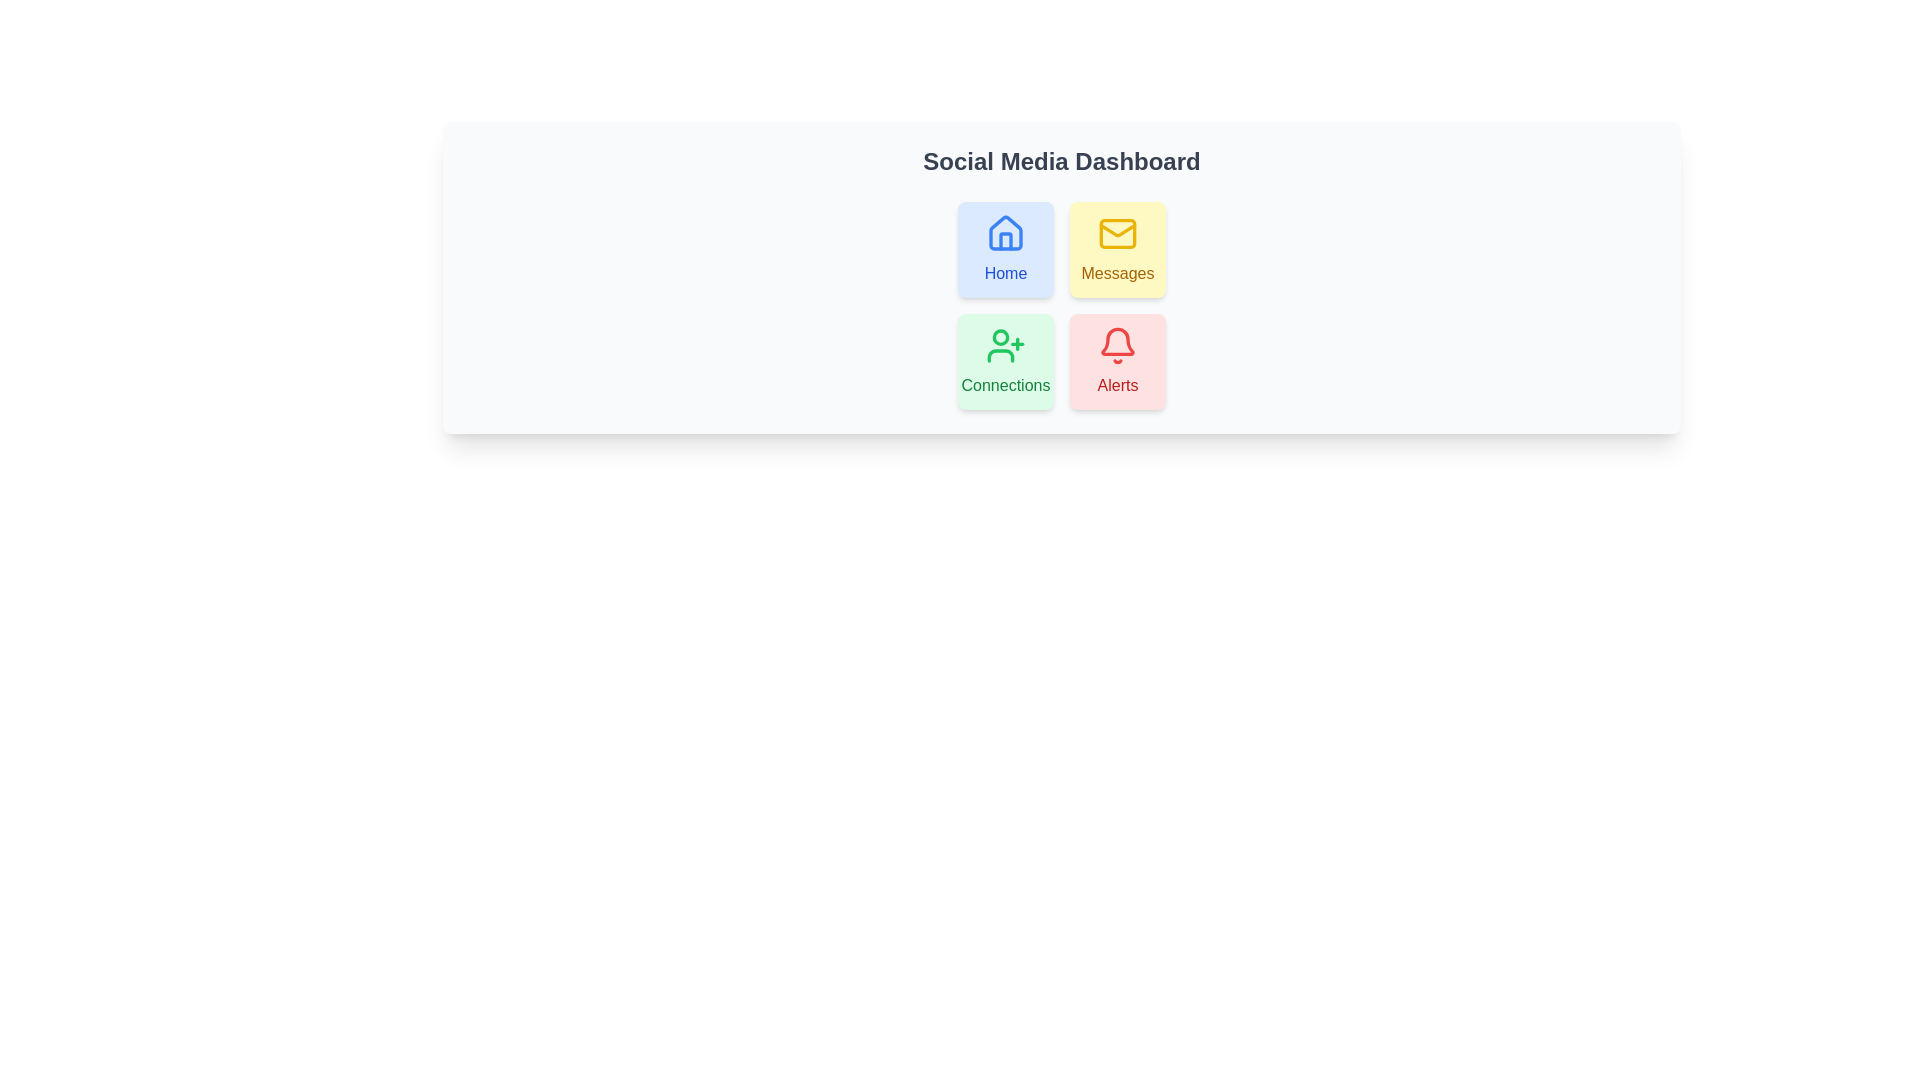 This screenshot has height=1080, width=1920. Describe the element at coordinates (1117, 233) in the screenshot. I see `the yellow-themed message icon component, which is styled with a yellow background and black outlines, located within the envelope illustration in the Social Media Dashboard` at that location.